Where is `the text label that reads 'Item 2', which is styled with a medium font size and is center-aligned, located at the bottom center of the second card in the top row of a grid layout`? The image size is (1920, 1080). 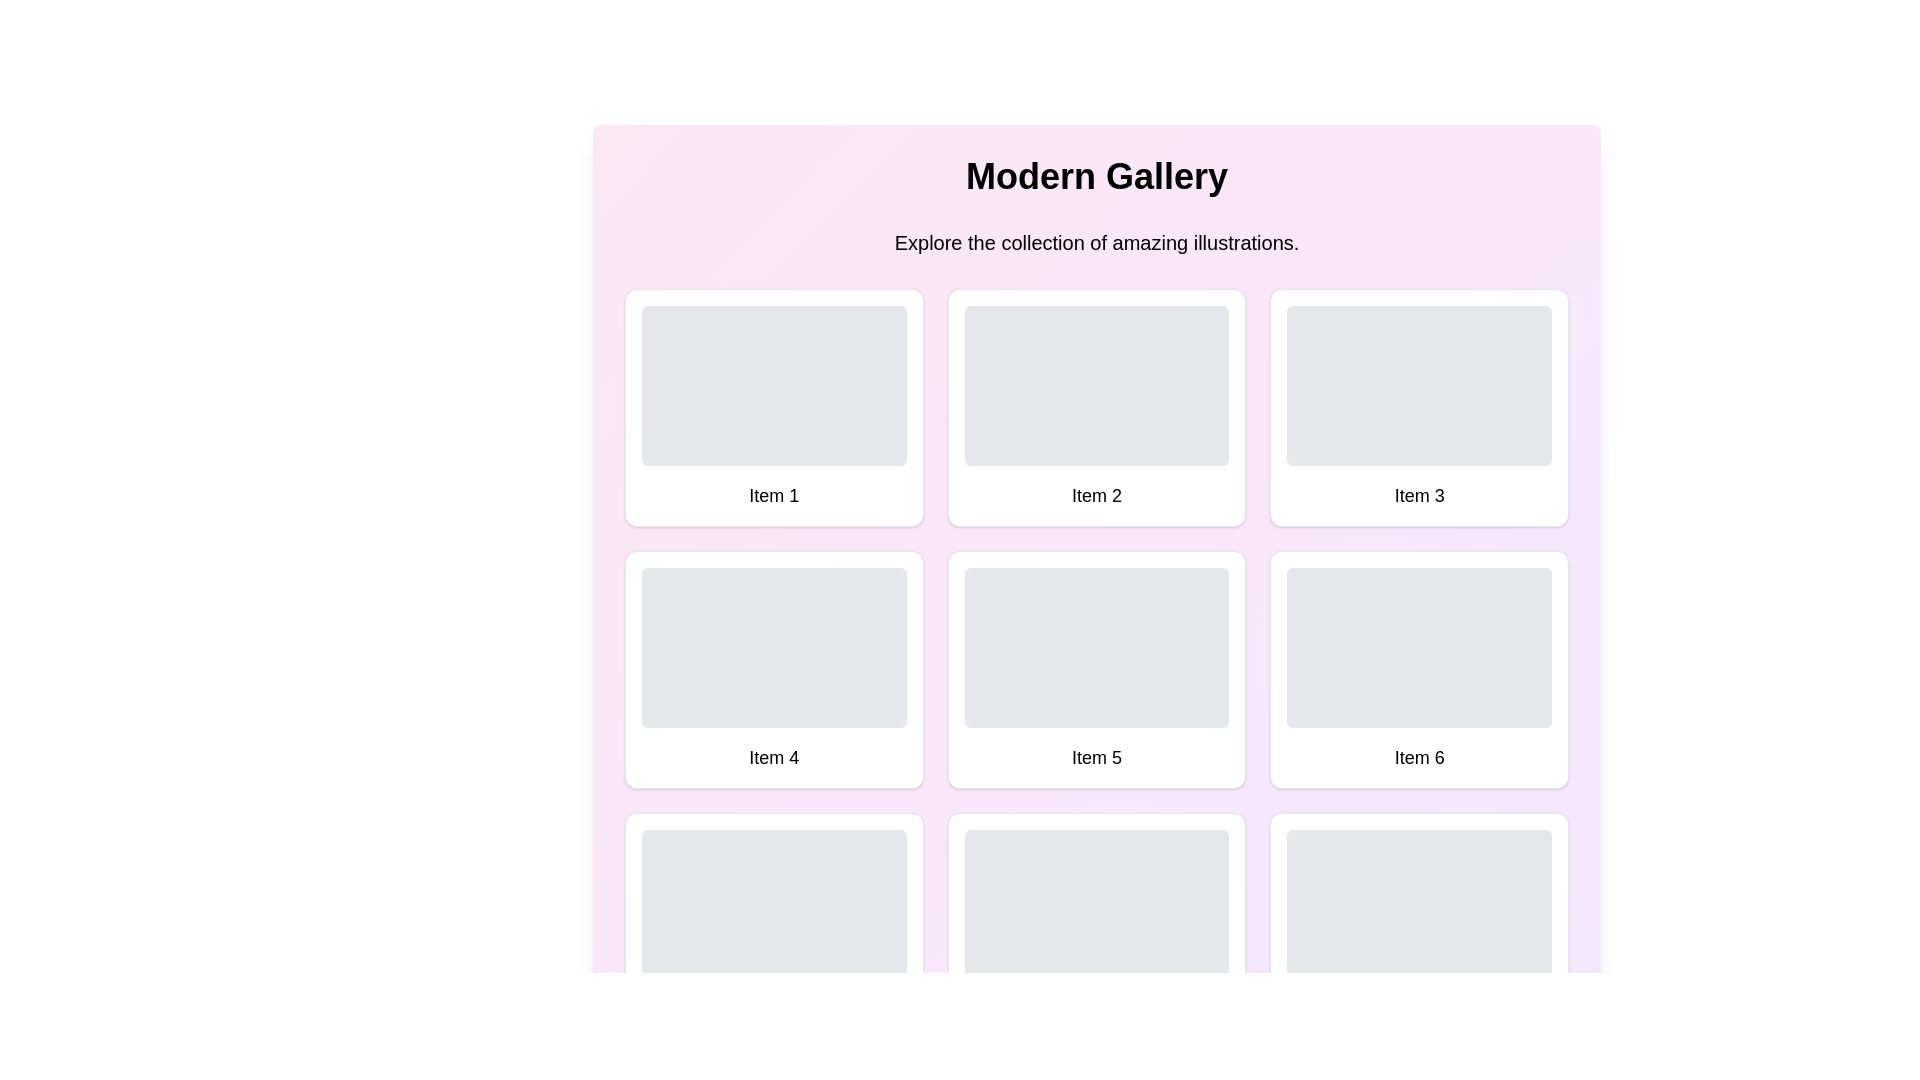
the text label that reads 'Item 2', which is styled with a medium font size and is center-aligned, located at the bottom center of the second card in the top row of a grid layout is located at coordinates (1095, 495).